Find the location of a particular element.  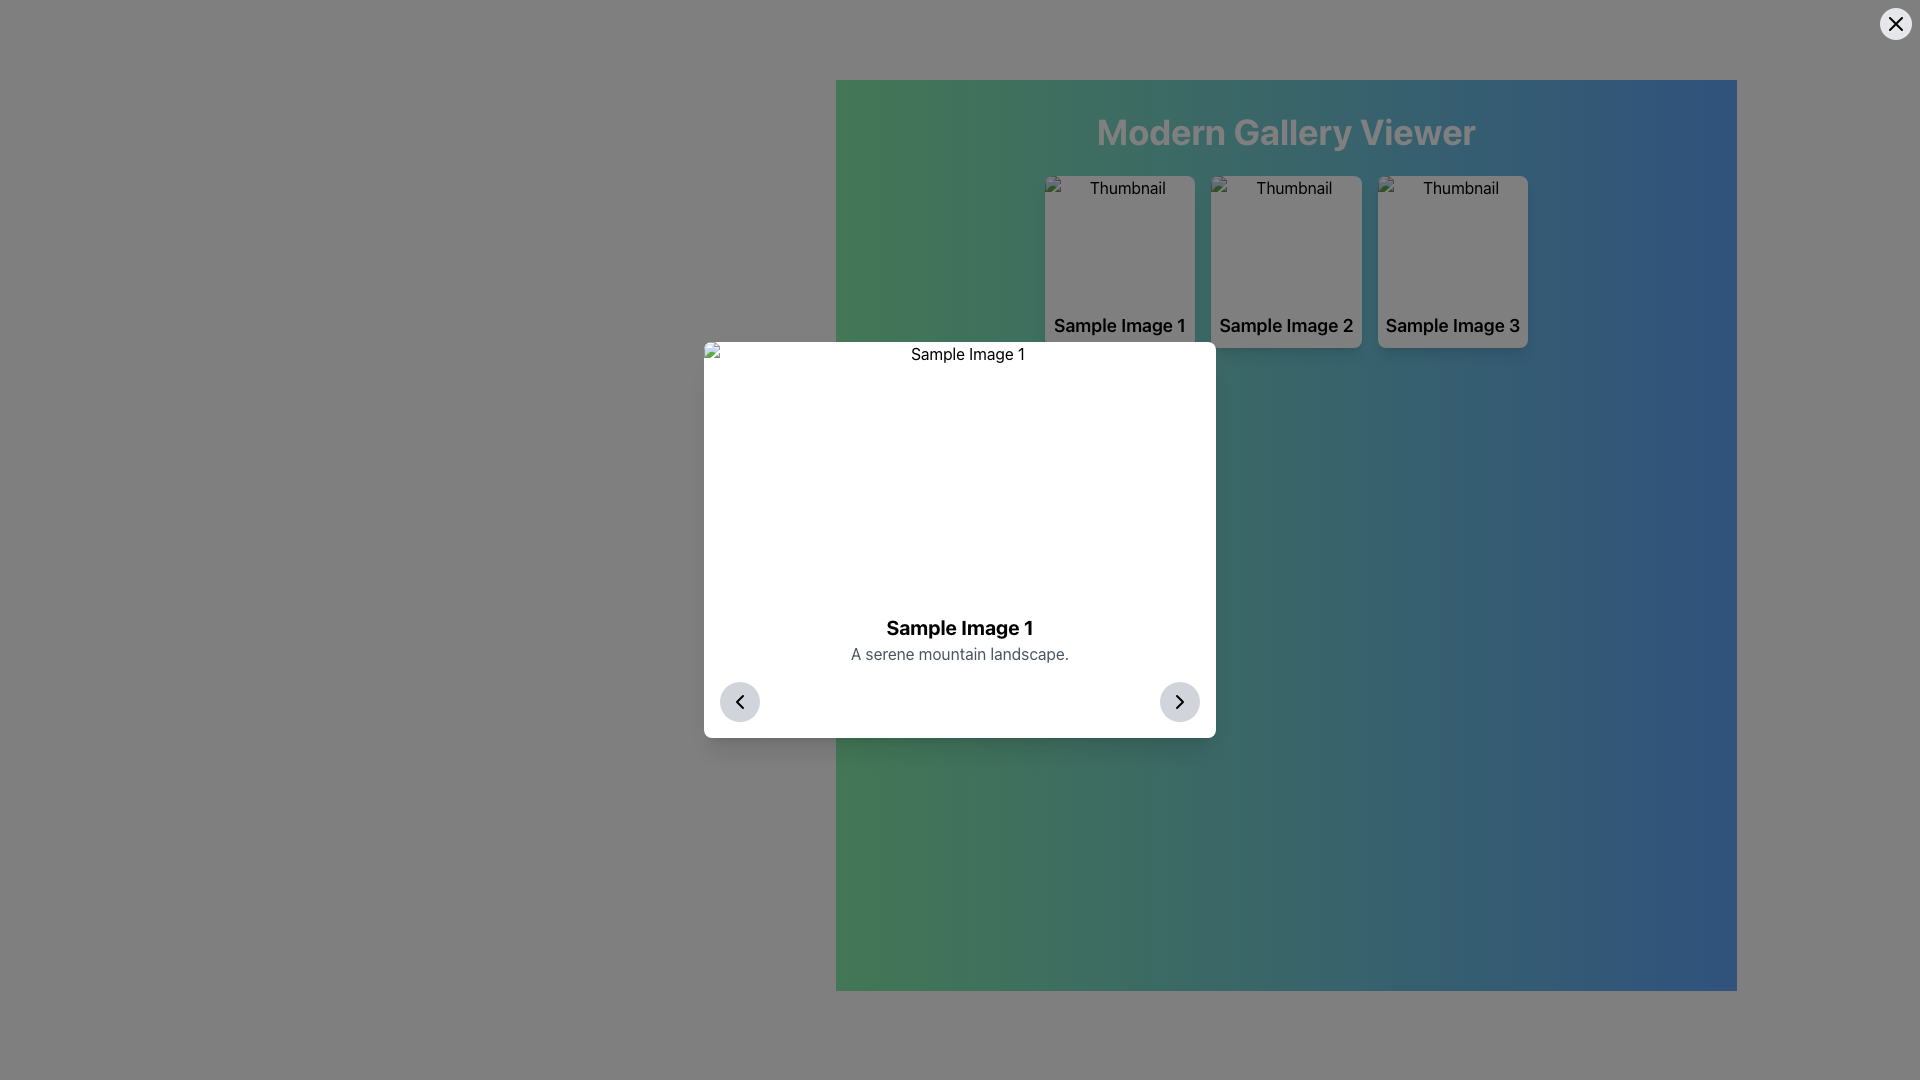

the Close Icon in the top-right corner of the interface is located at coordinates (1895, 23).